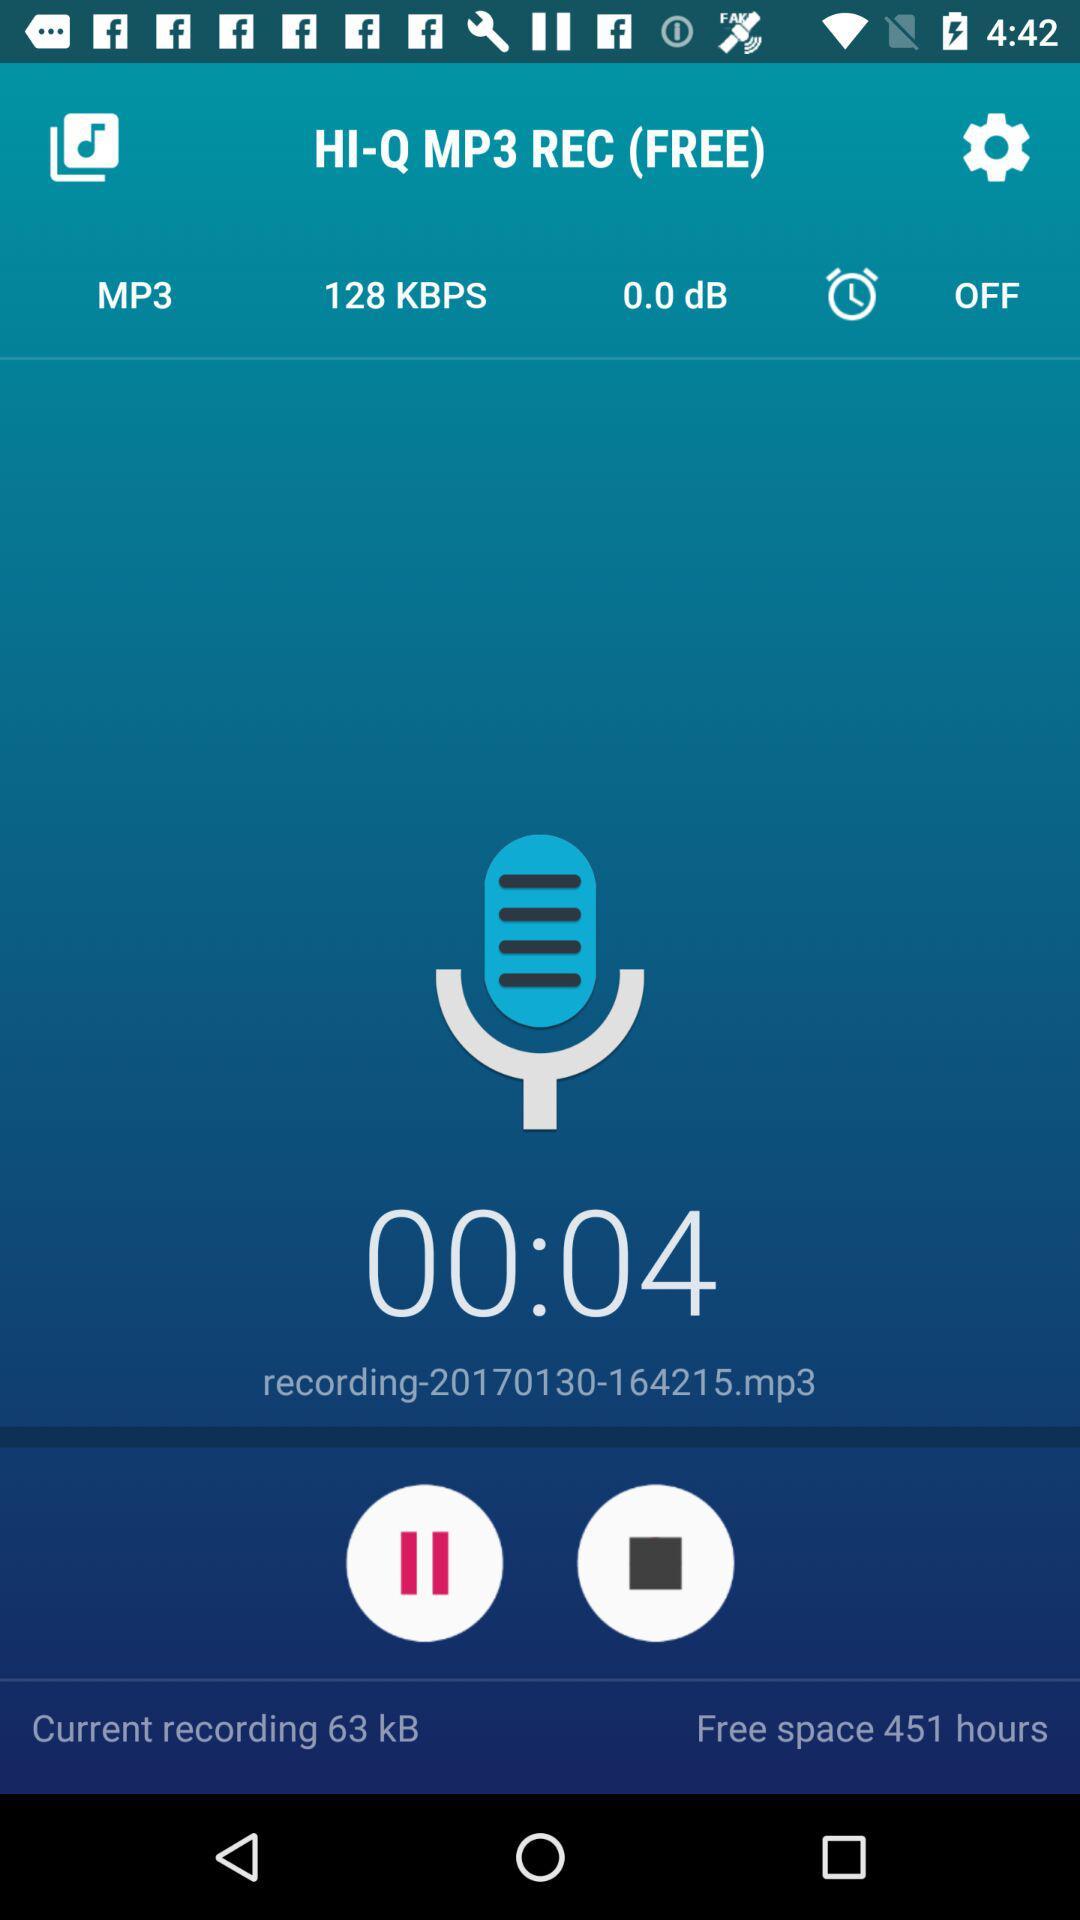 The width and height of the screenshot is (1080, 1920). I want to click on item to the right of 128 kbps item, so click(675, 292).